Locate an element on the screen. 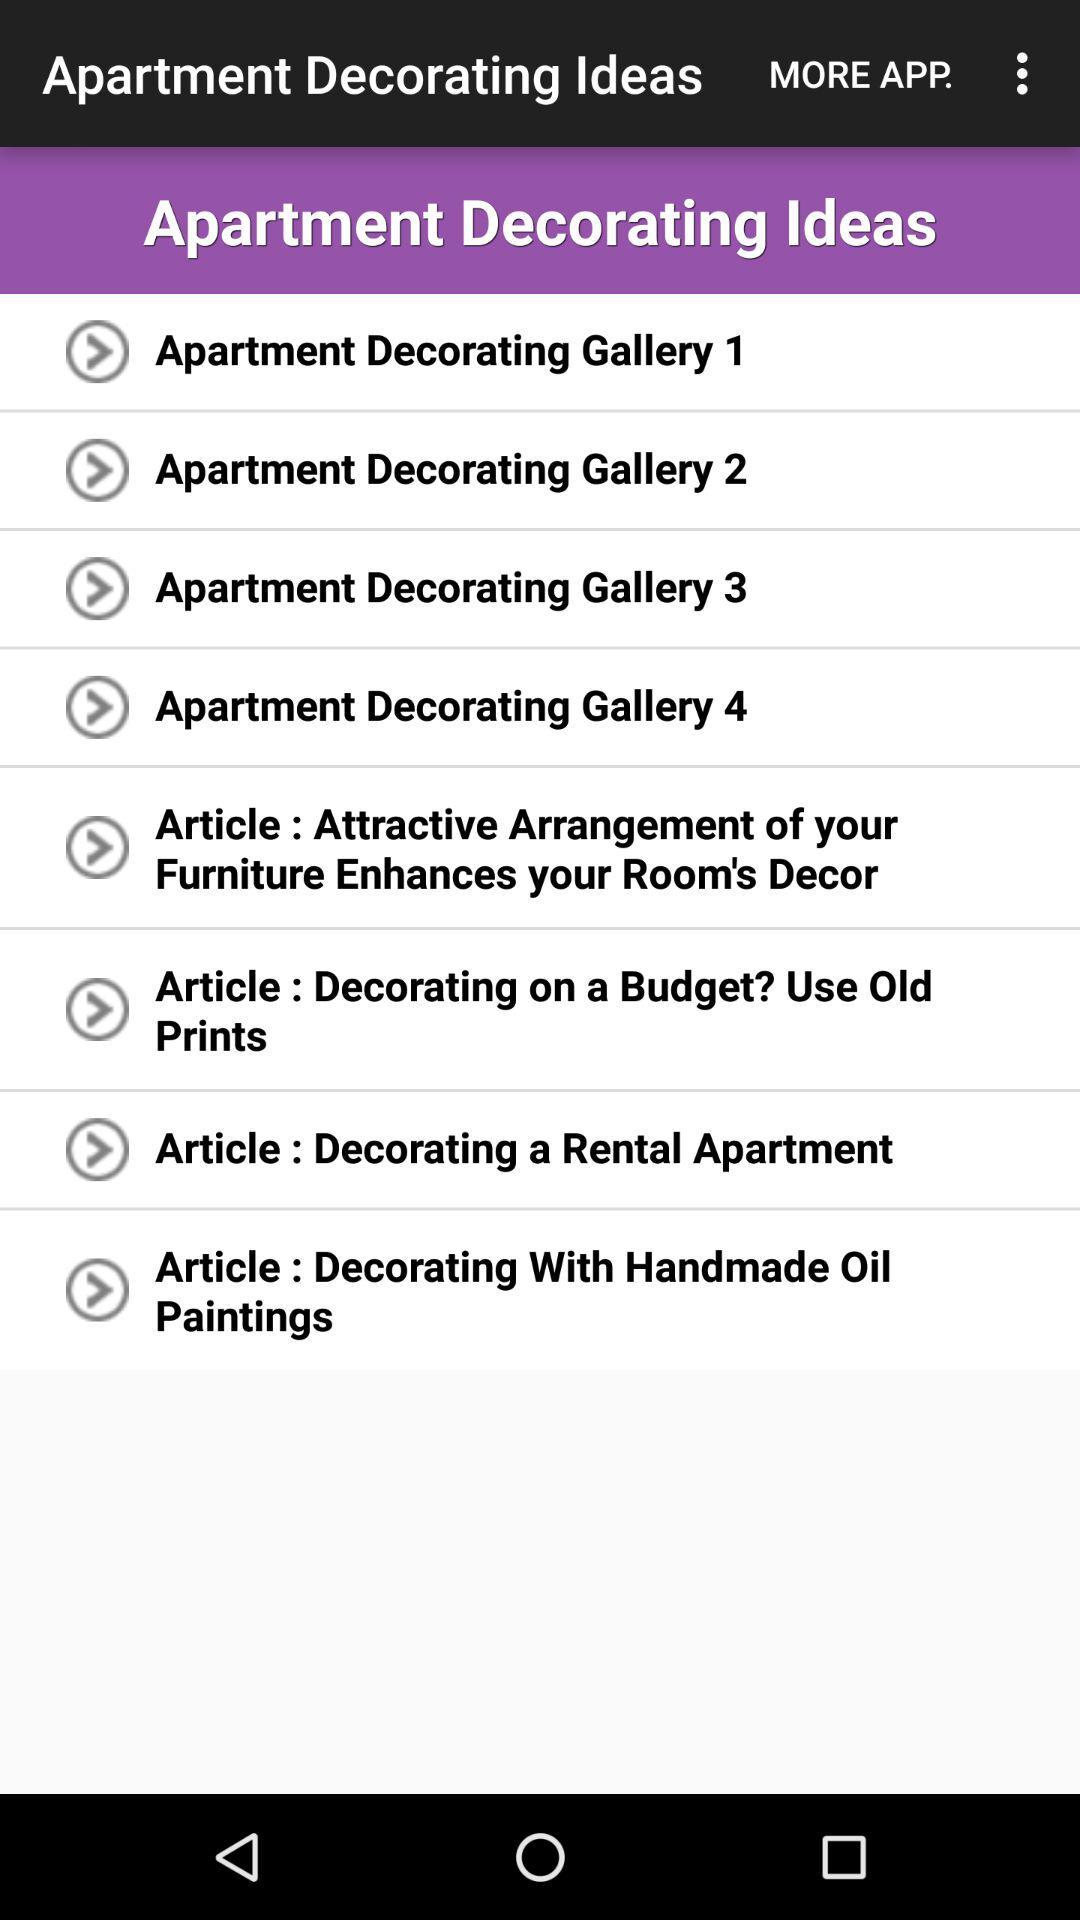  more app. item is located at coordinates (860, 73).